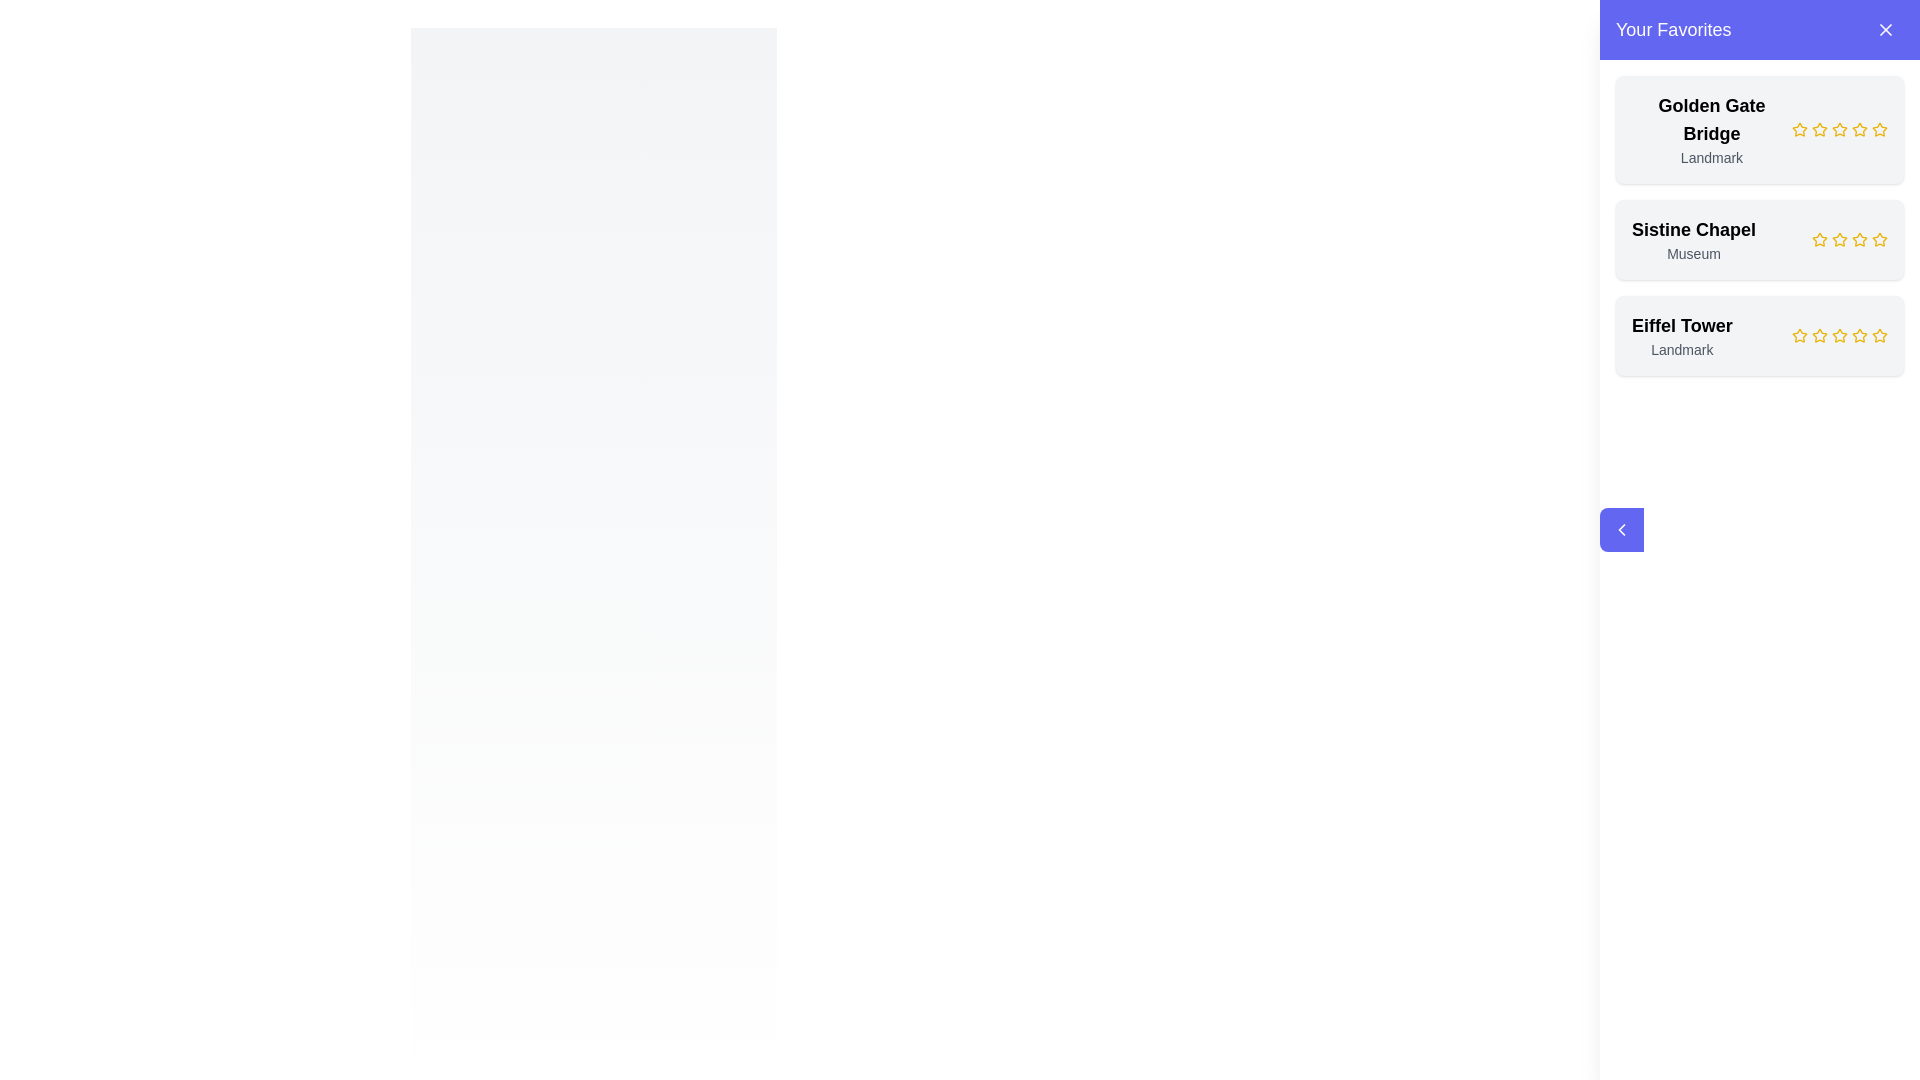 The image size is (1920, 1080). I want to click on the second card in the 'Your Favorites' panel representing the Sistine Chapel, so click(1760, 238).